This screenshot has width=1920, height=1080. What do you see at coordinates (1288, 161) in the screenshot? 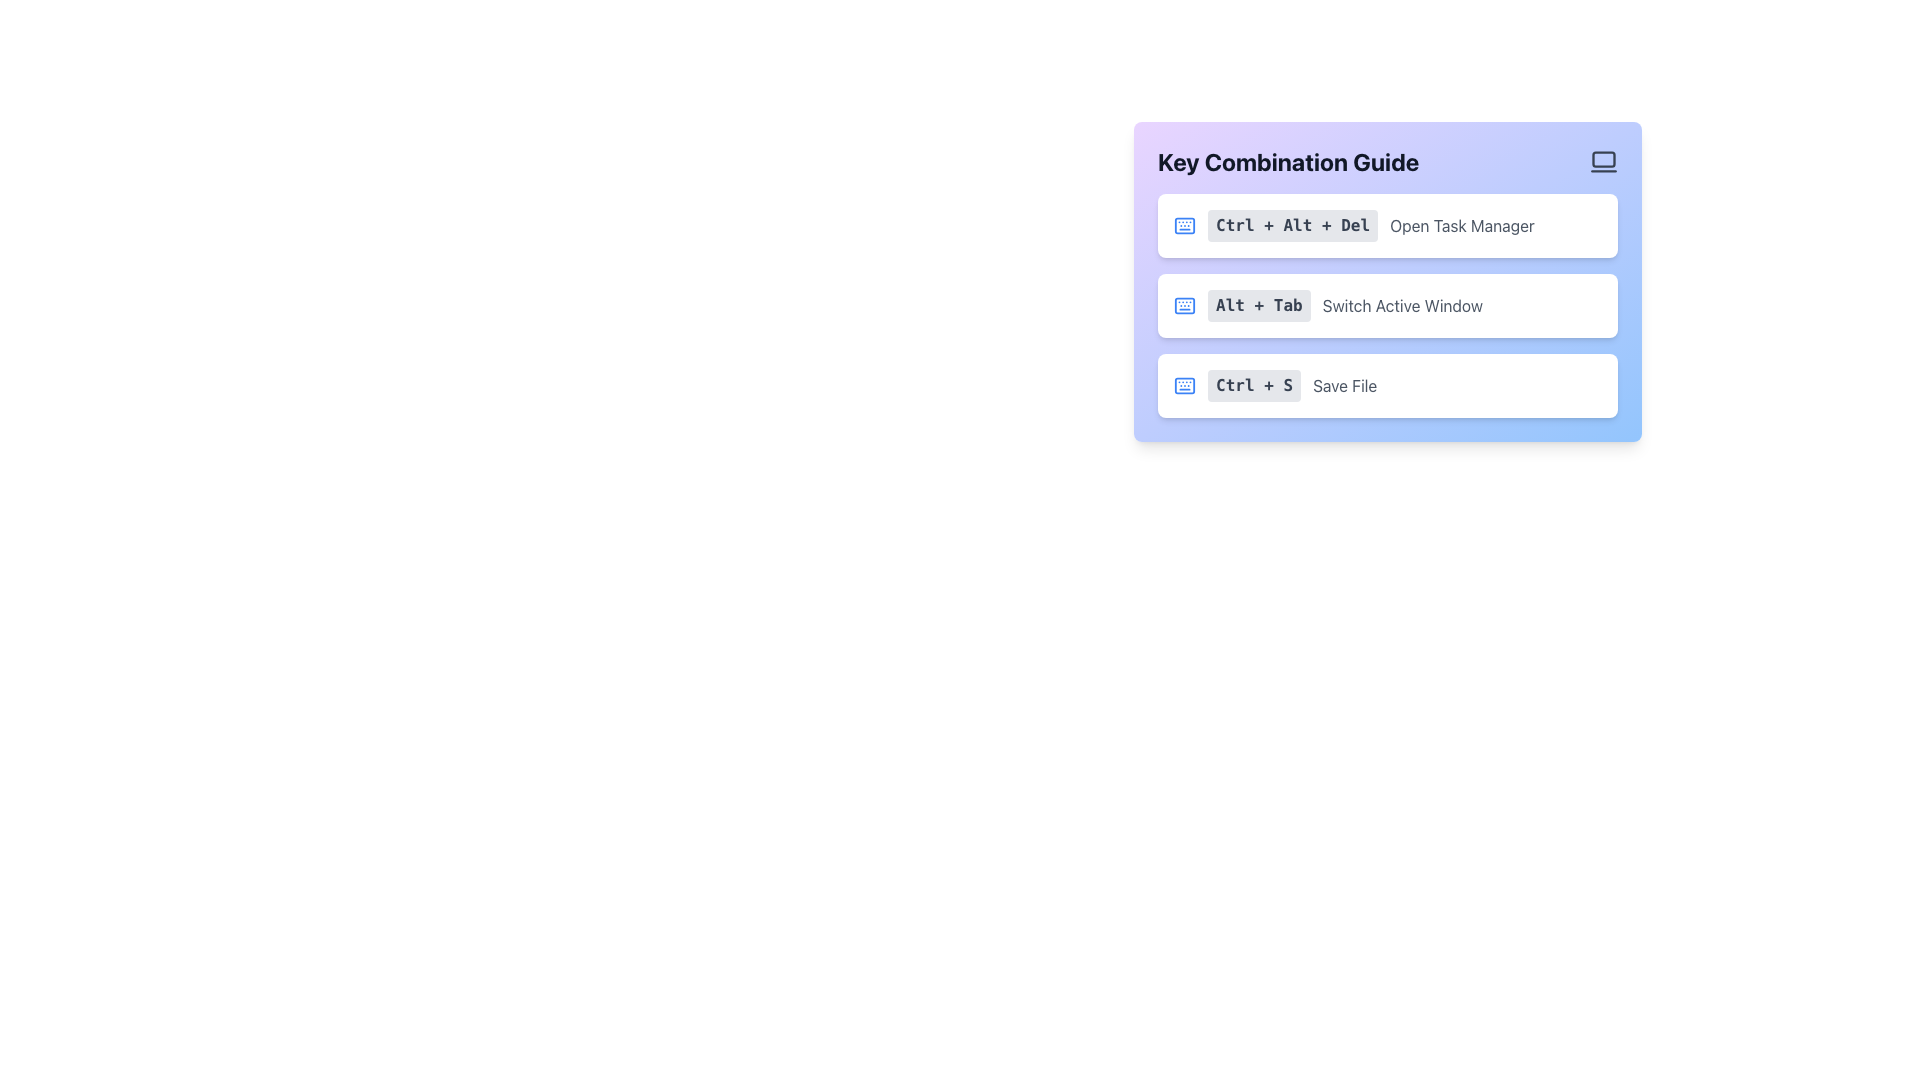
I see `text label displaying 'Key Combination Guide' prominently in bold at the top of the panel` at bounding box center [1288, 161].